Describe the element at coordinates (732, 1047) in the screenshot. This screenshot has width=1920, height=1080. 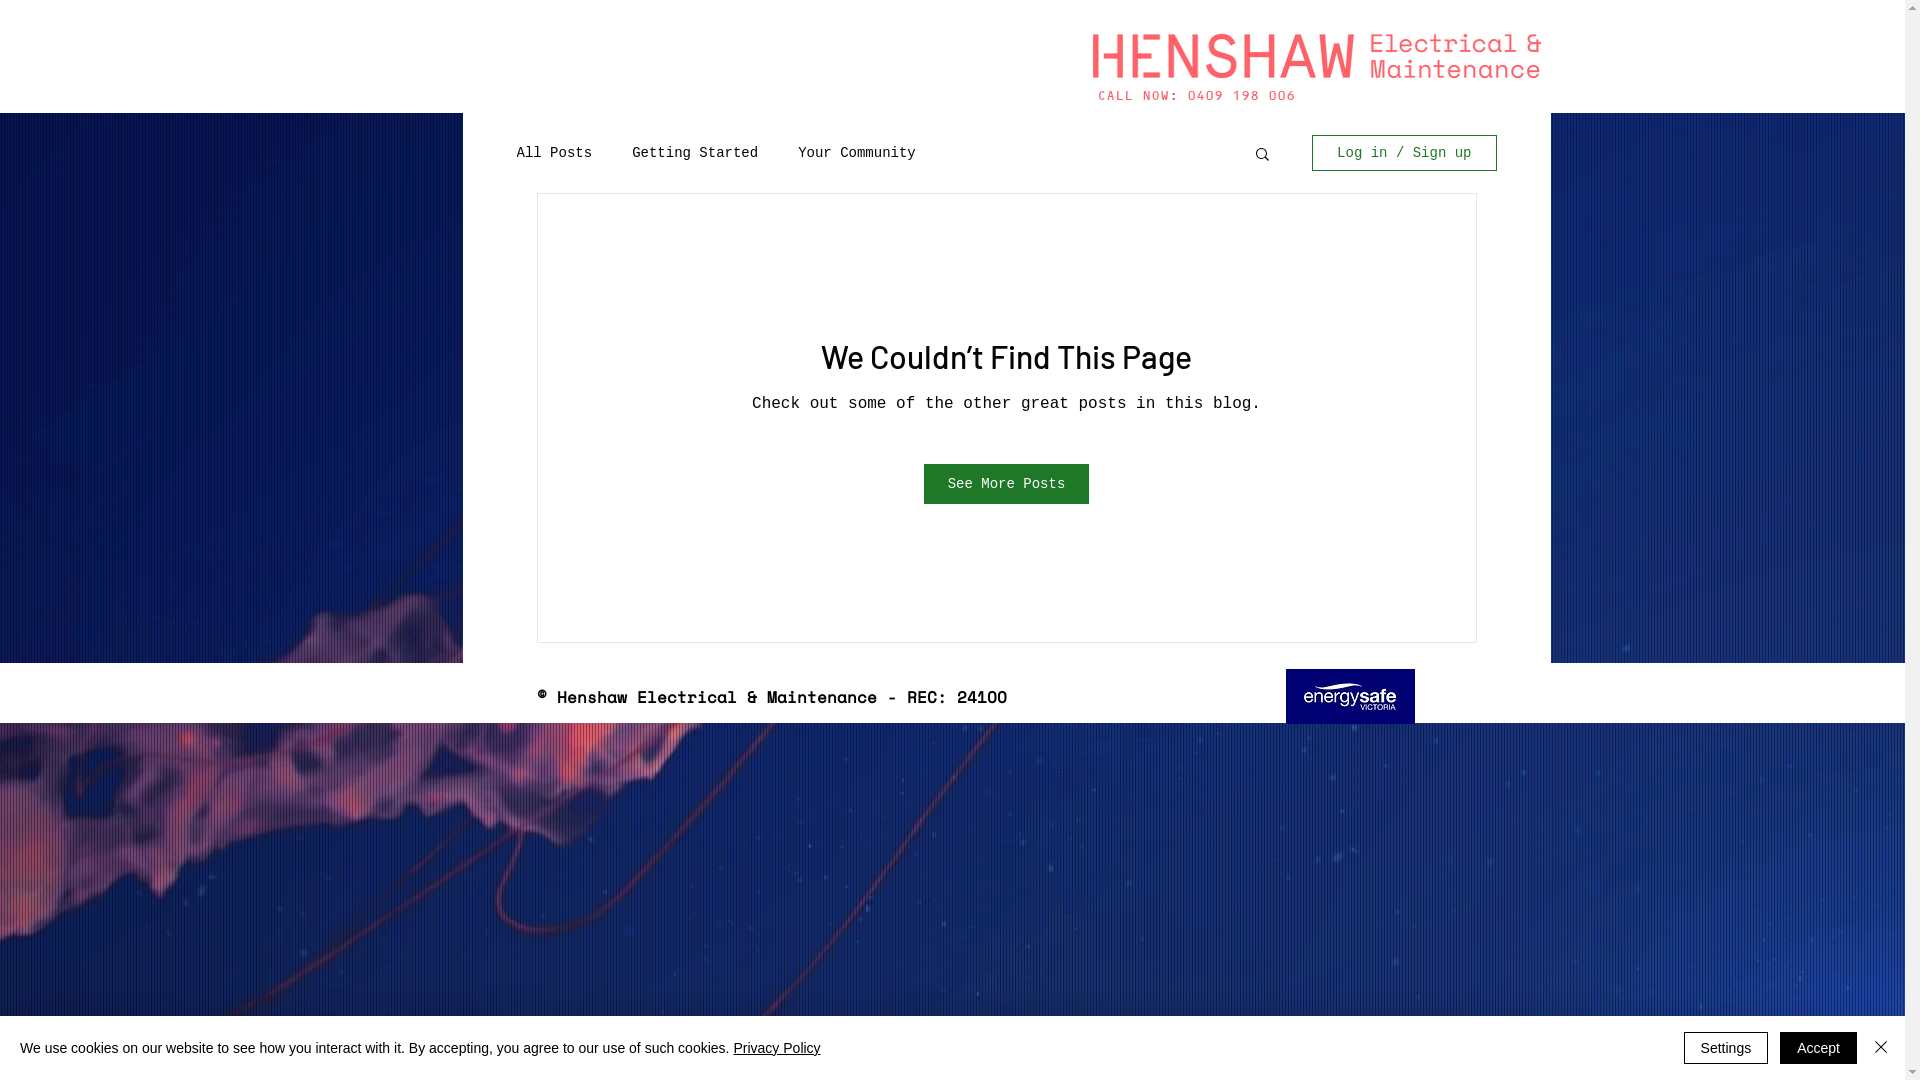
I see `'Privacy Policy'` at that location.